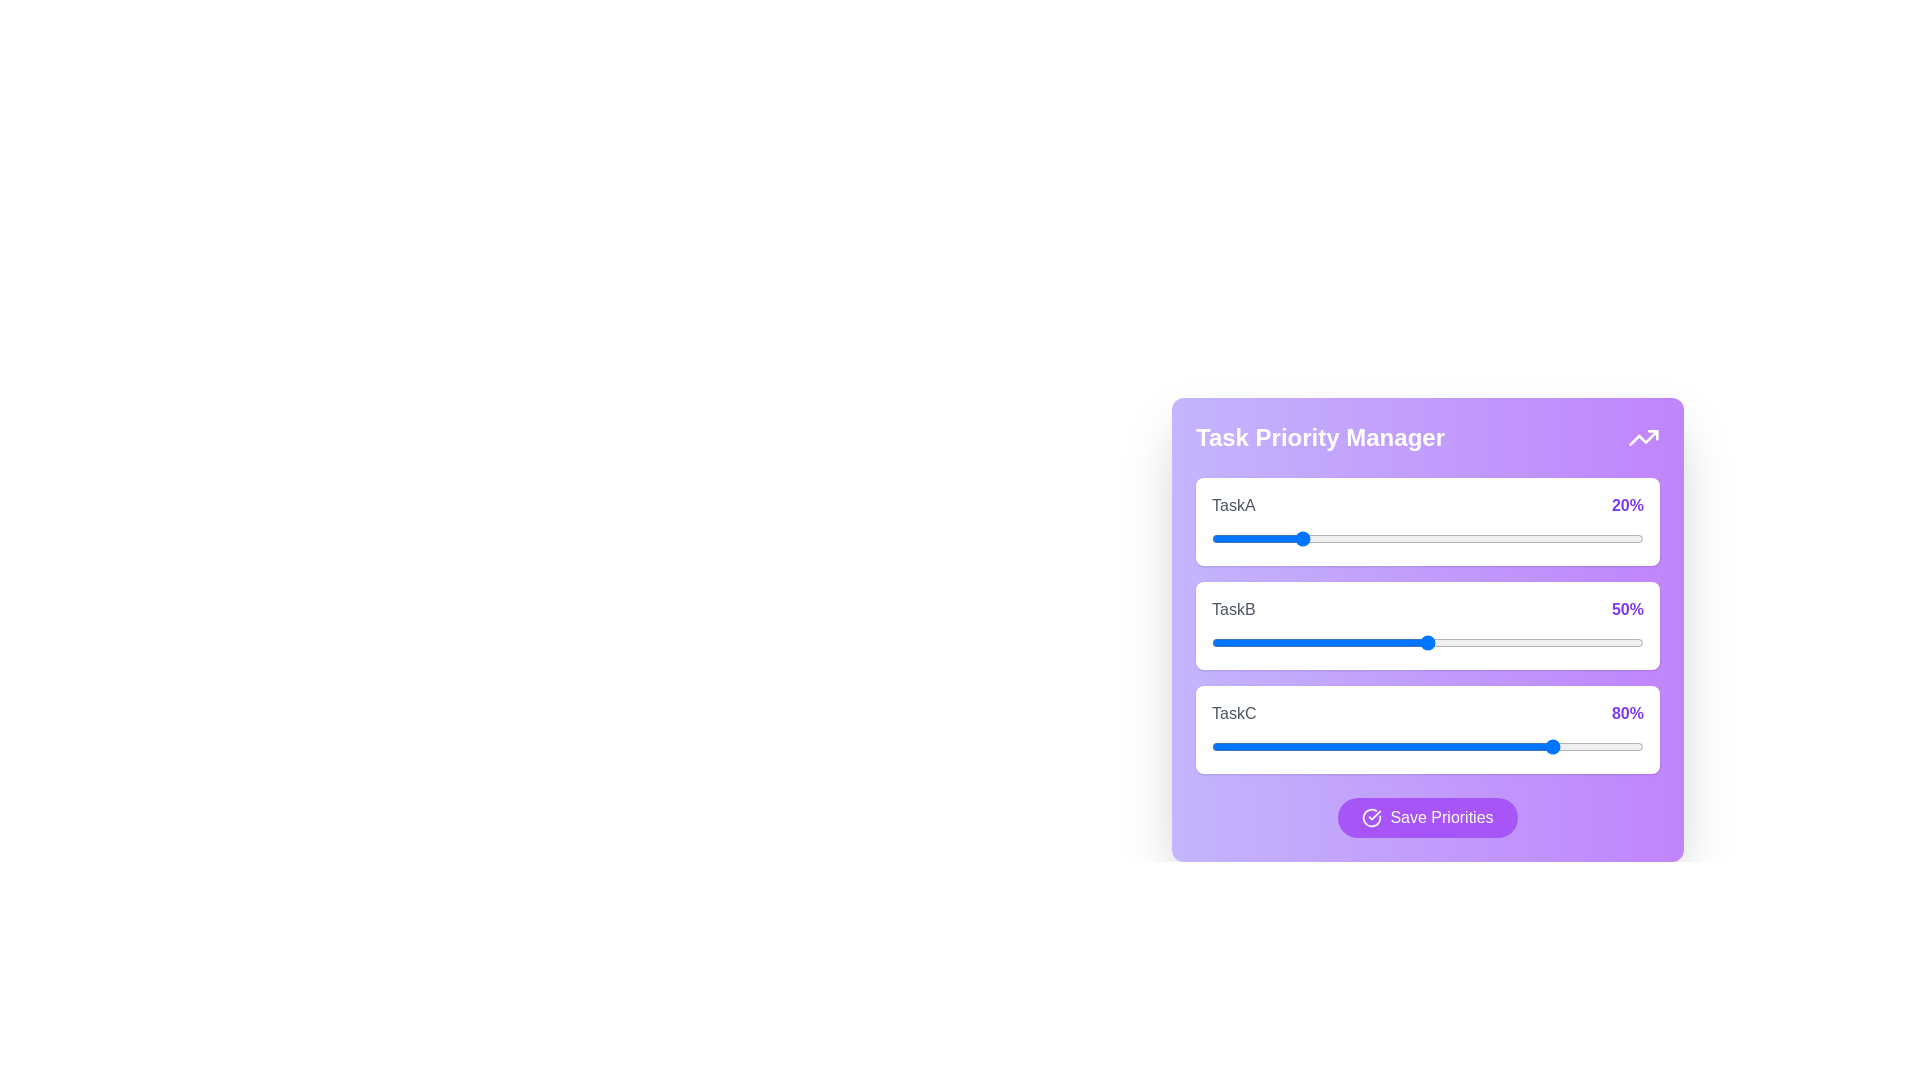 This screenshot has height=1080, width=1920. What do you see at coordinates (1379, 538) in the screenshot?
I see `the priority of TaskA to 39%` at bounding box center [1379, 538].